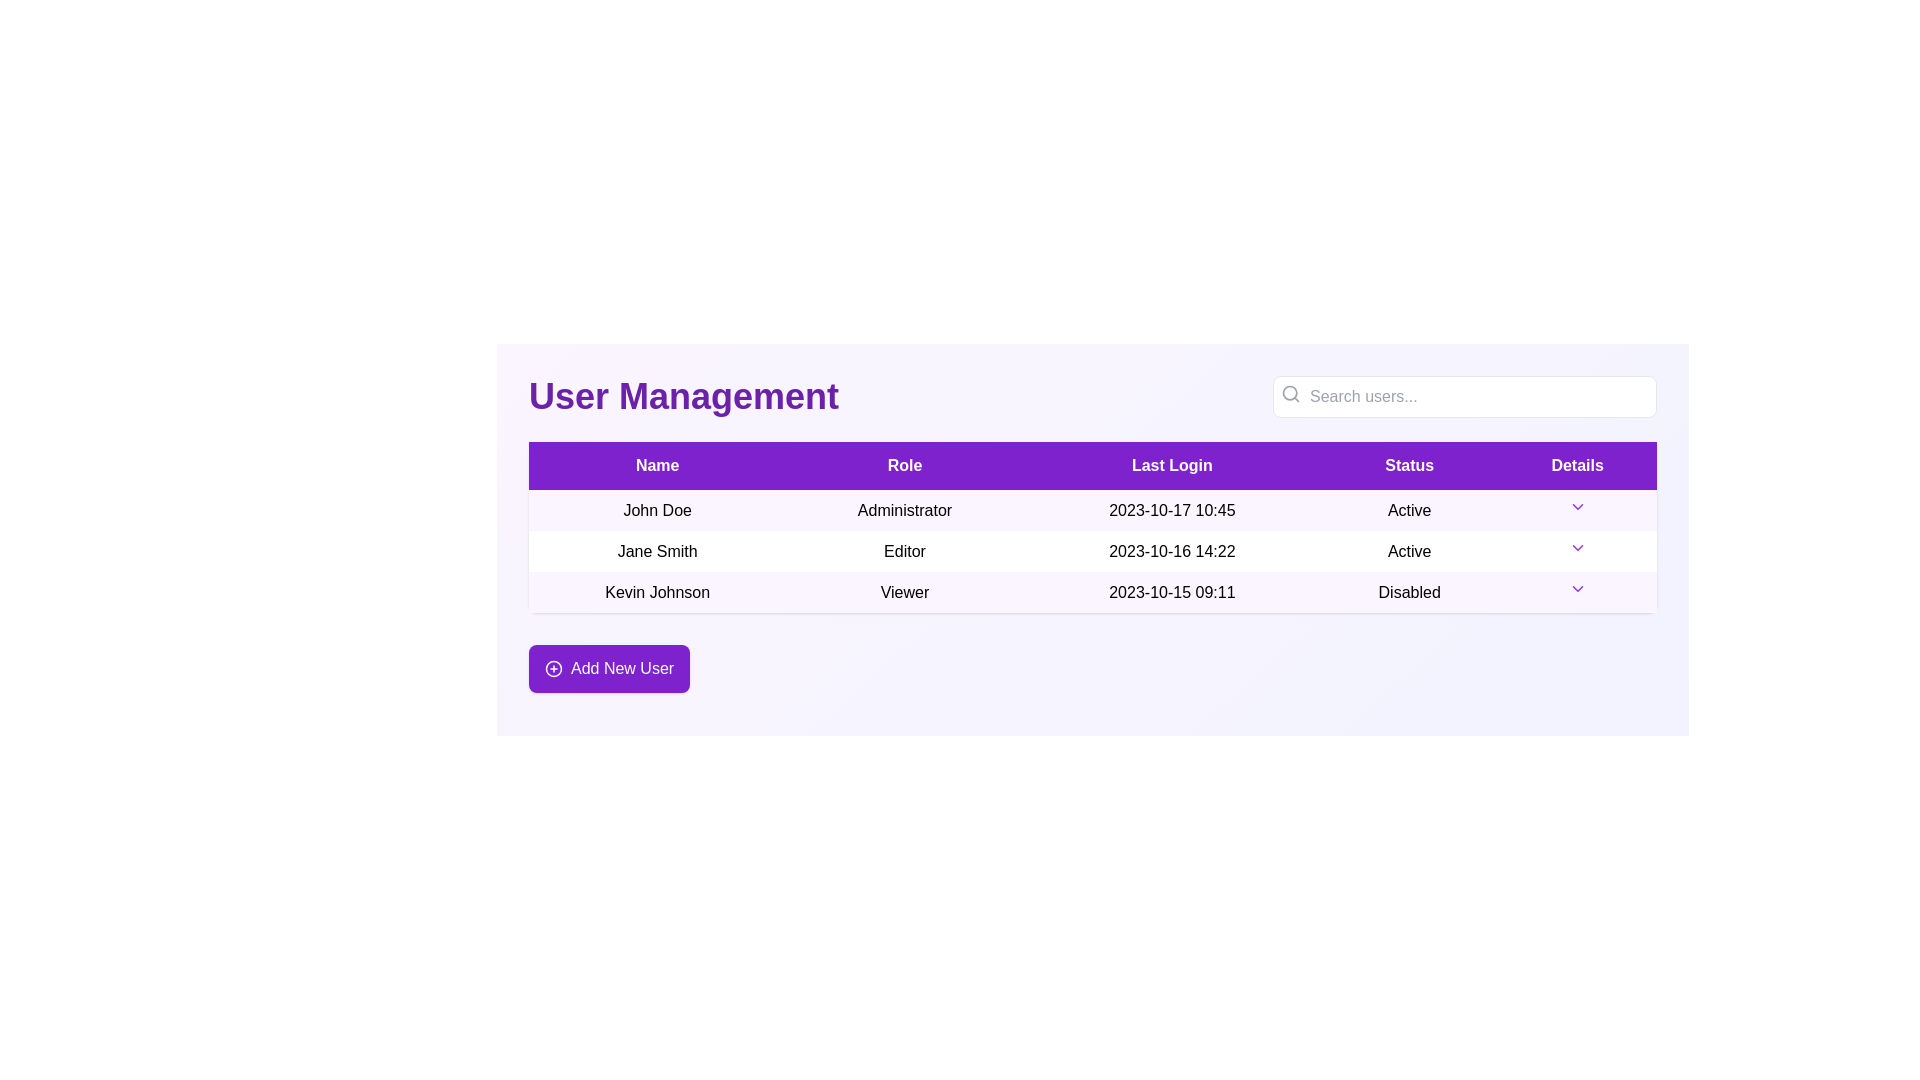 The height and width of the screenshot is (1080, 1920). What do you see at coordinates (657, 466) in the screenshot?
I see `text of the purple-colored header cell labeled 'Name' located at the far-left position in the table header row` at bounding box center [657, 466].